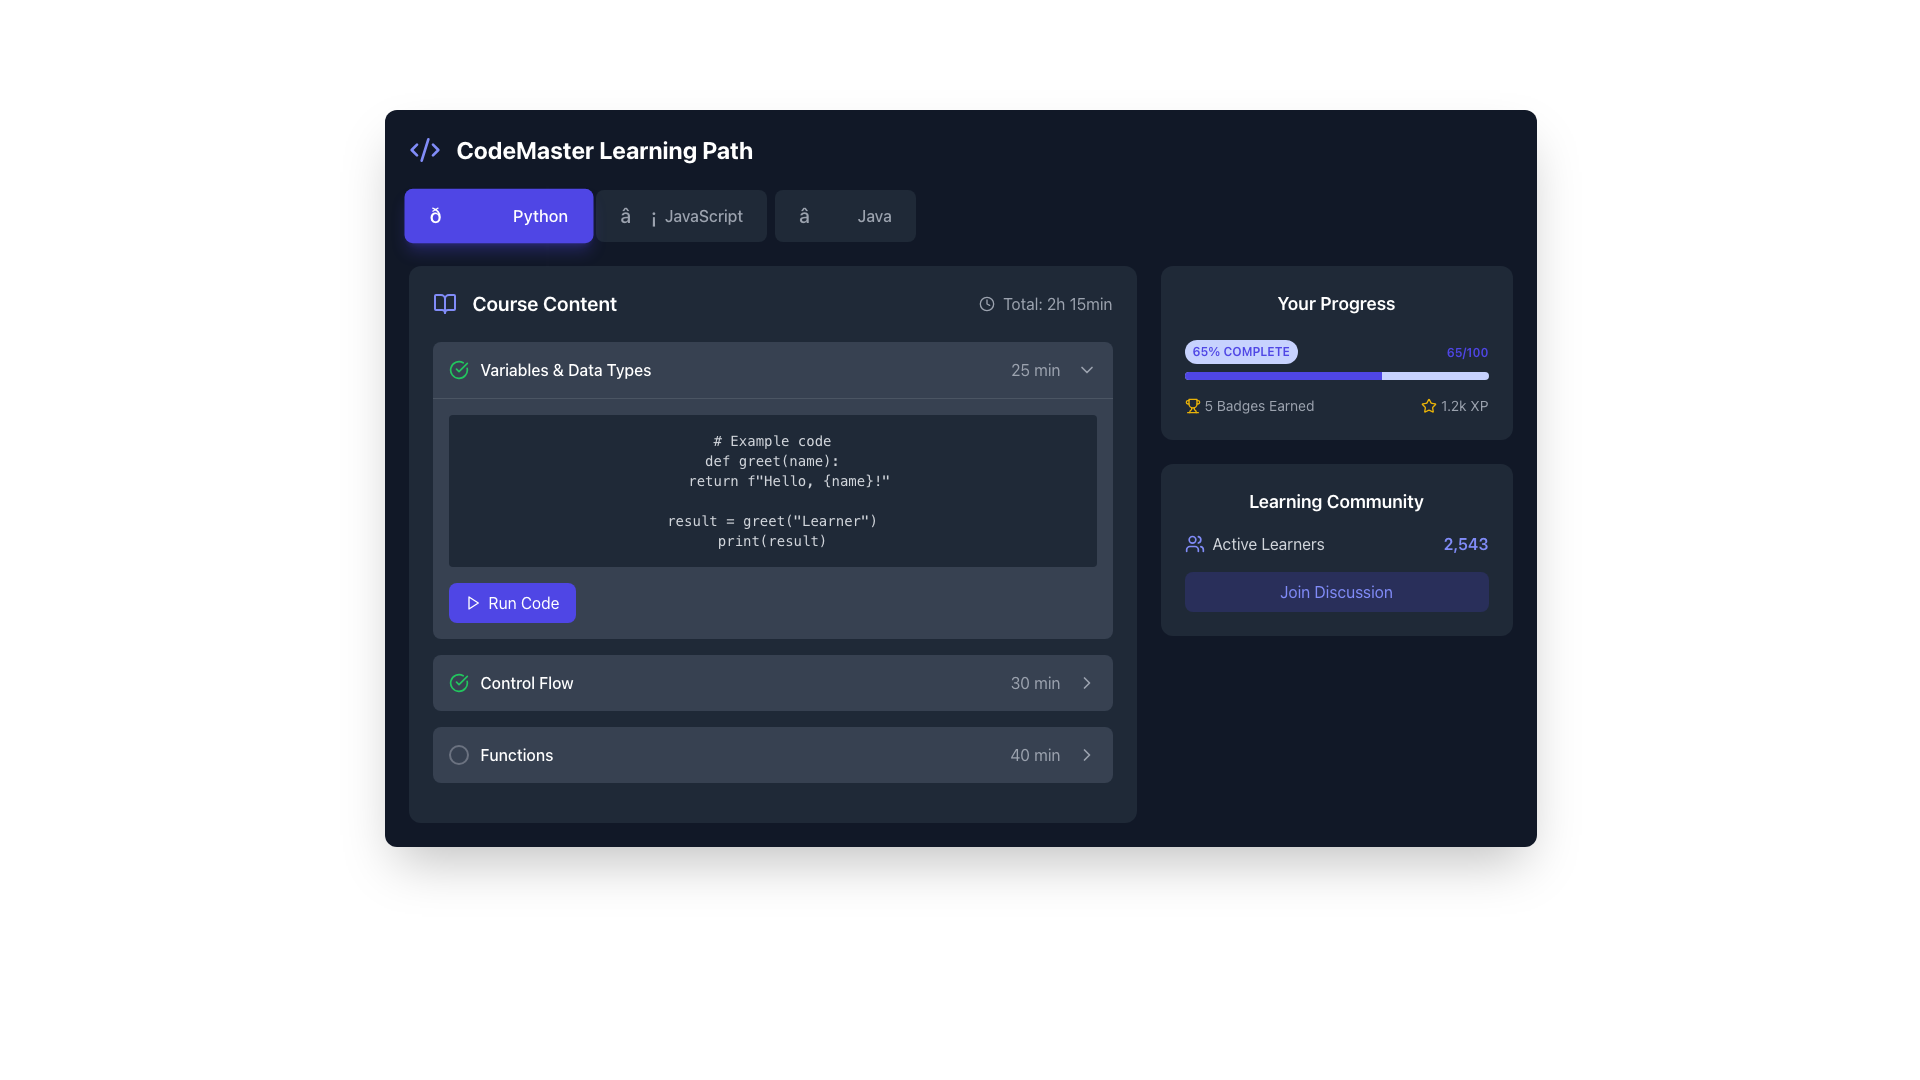 The image size is (1920, 1080). What do you see at coordinates (524, 304) in the screenshot?
I see `the Section heading with an open book icon and the text 'Course Content', which is located in the top-left section of the main course layout` at bounding box center [524, 304].